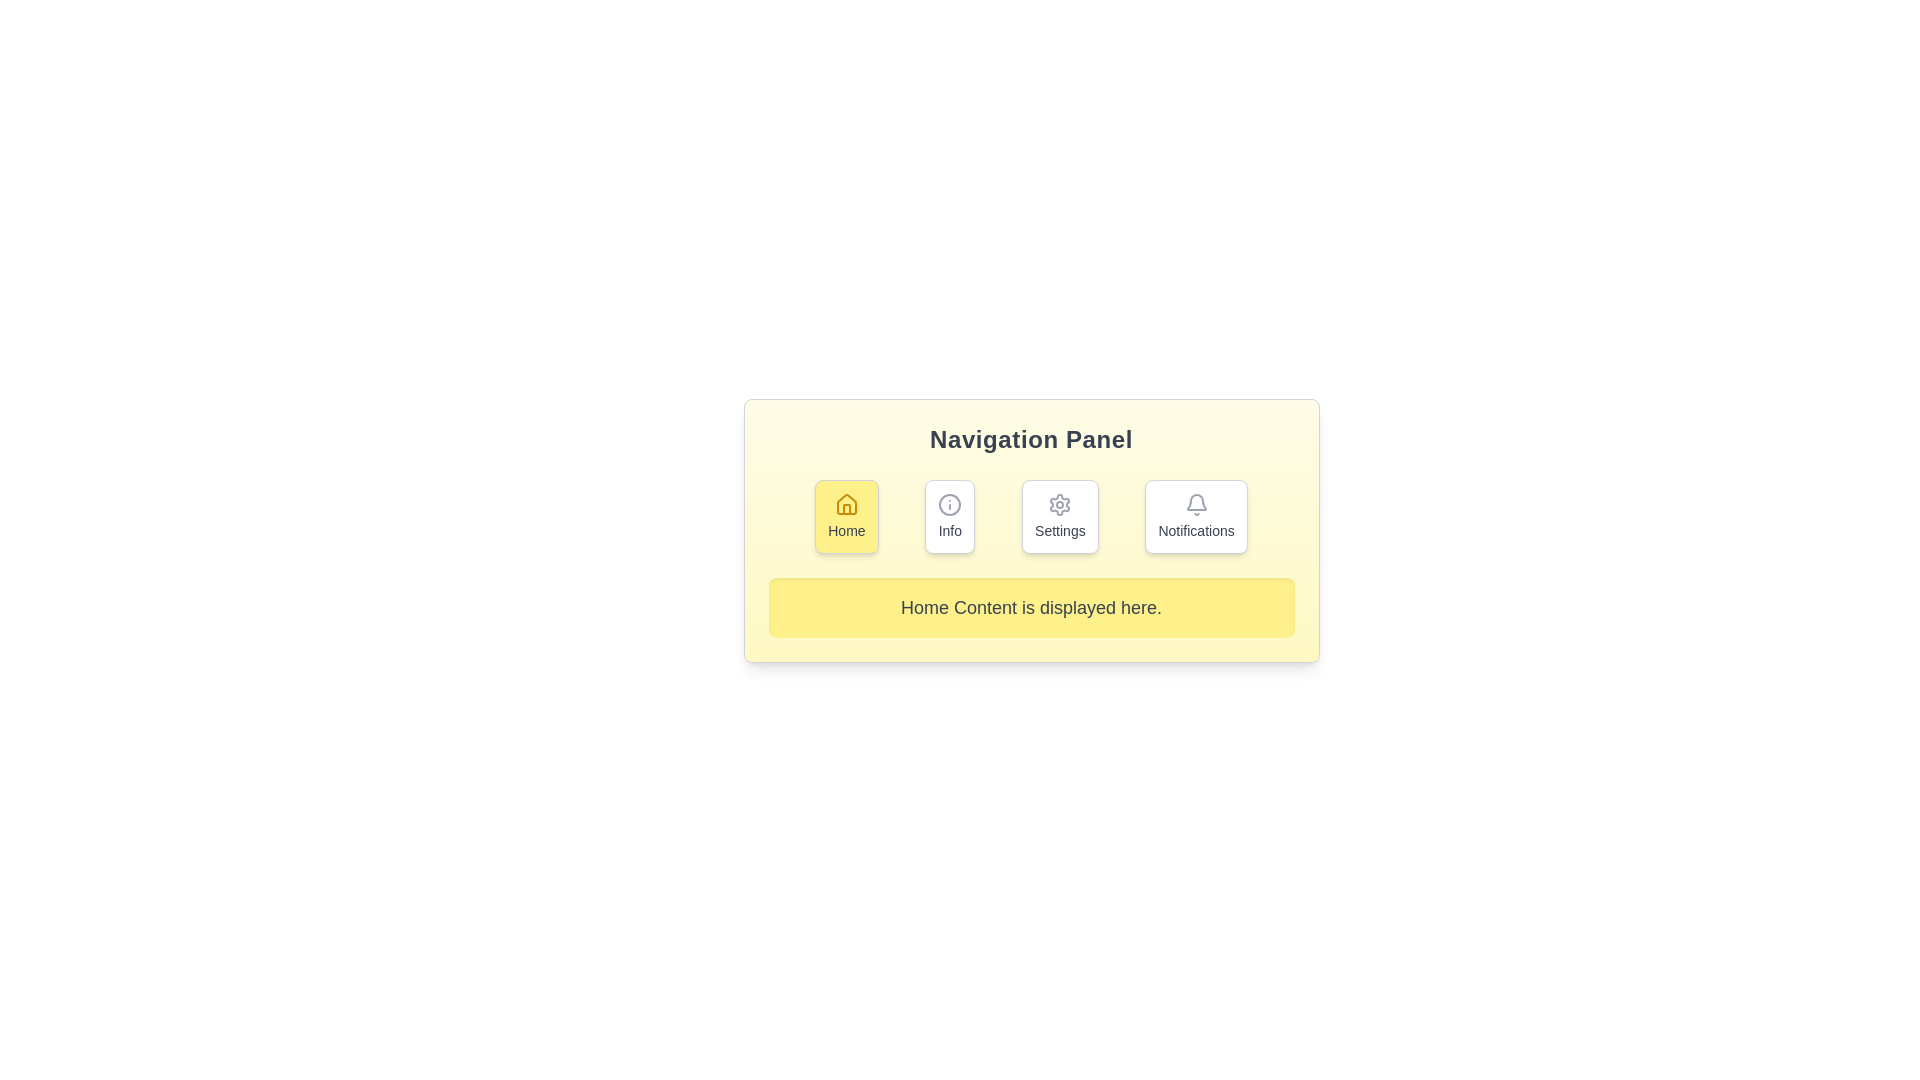  What do you see at coordinates (846, 515) in the screenshot?
I see `the 'Home' button with a yellow background and house-shaped icon in the navigation section` at bounding box center [846, 515].